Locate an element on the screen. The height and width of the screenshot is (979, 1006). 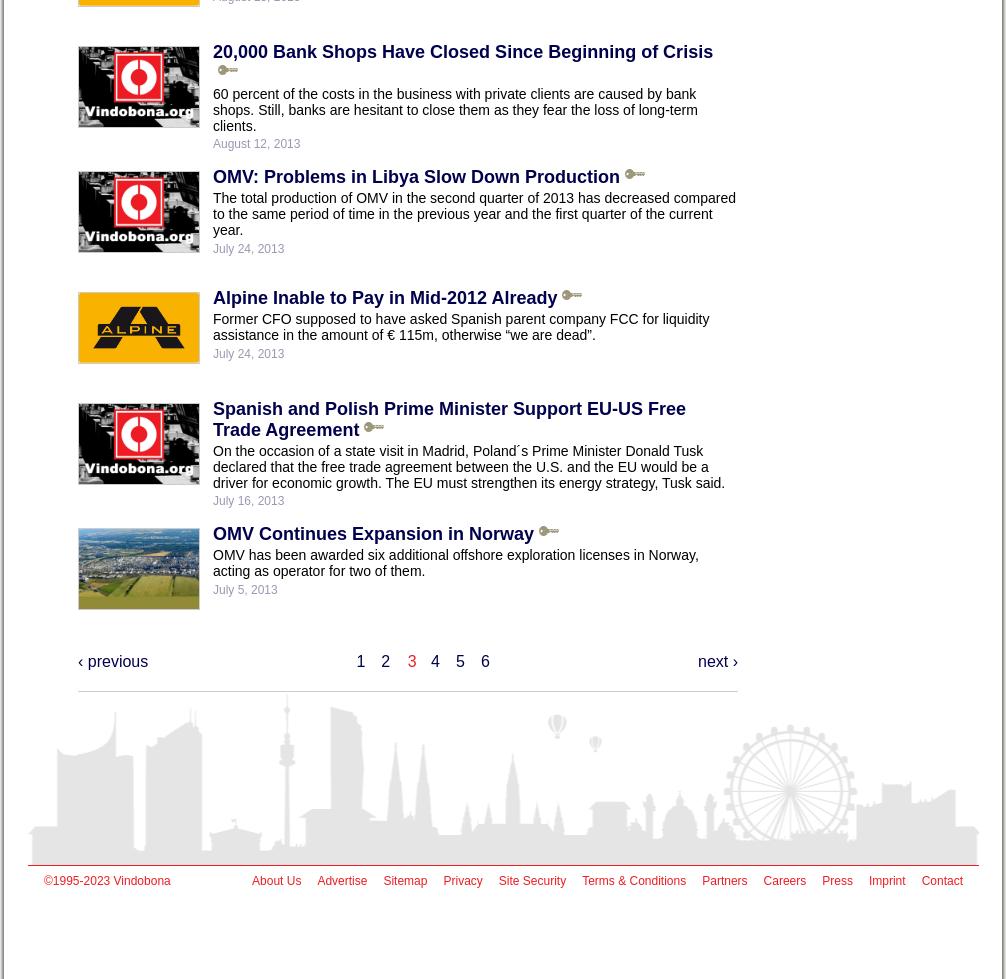
'Advertise' is located at coordinates (341, 880).